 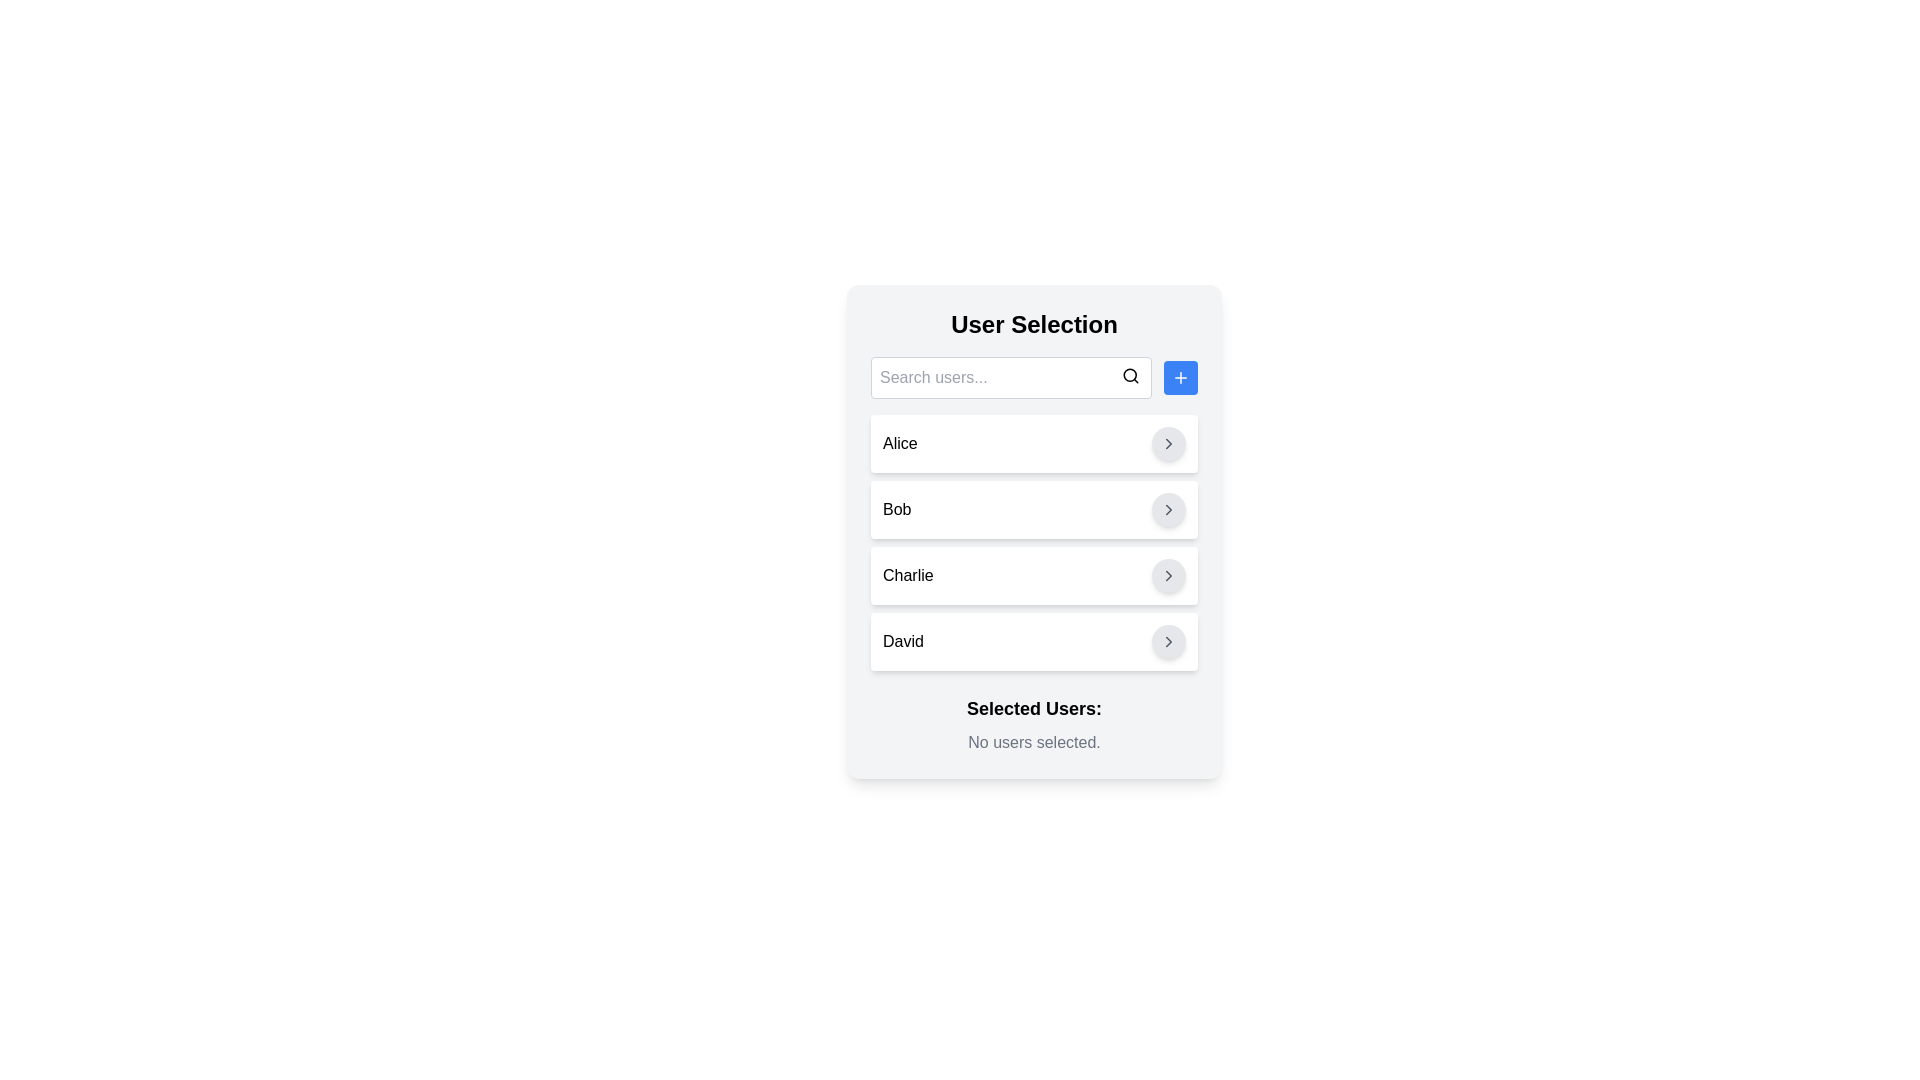 What do you see at coordinates (896, 508) in the screenshot?
I see `the text label displaying the name 'Bob'` at bounding box center [896, 508].